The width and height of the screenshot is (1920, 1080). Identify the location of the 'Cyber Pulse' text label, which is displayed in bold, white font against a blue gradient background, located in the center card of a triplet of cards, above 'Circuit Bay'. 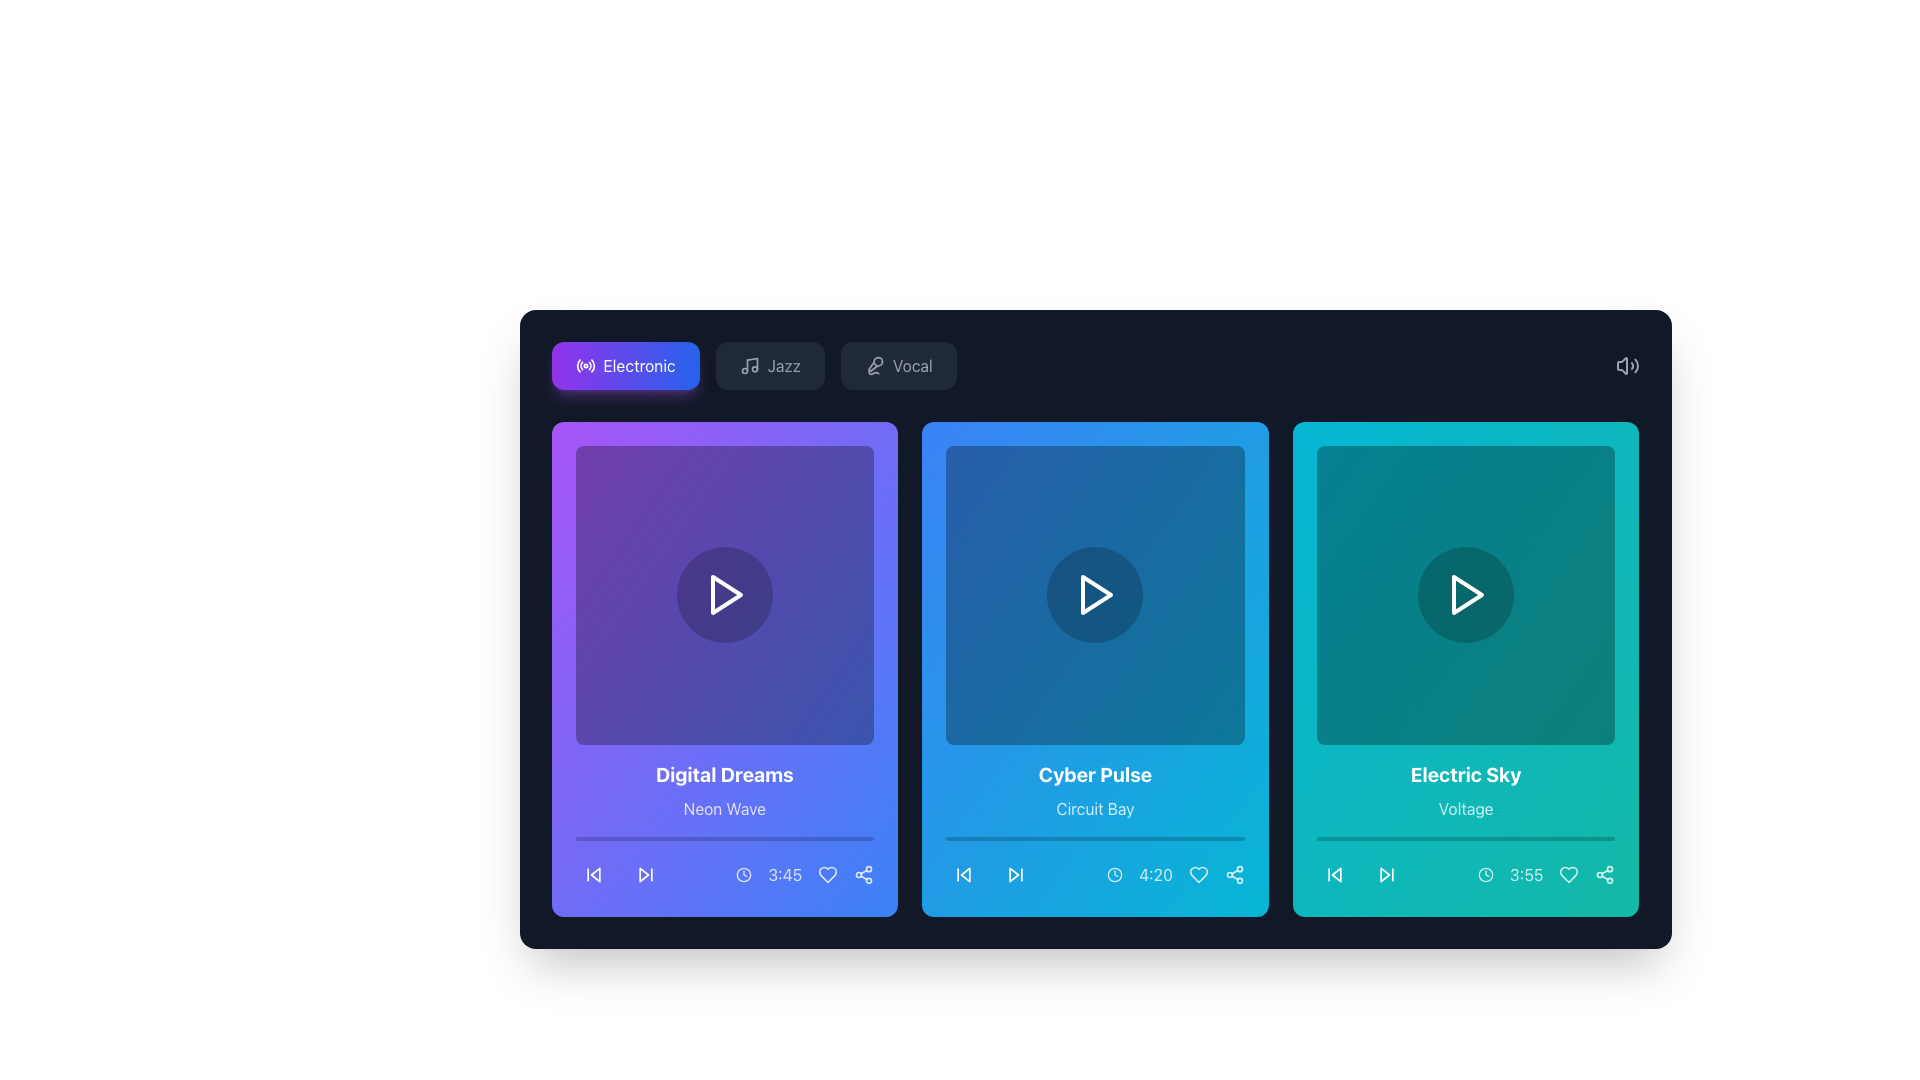
(1094, 773).